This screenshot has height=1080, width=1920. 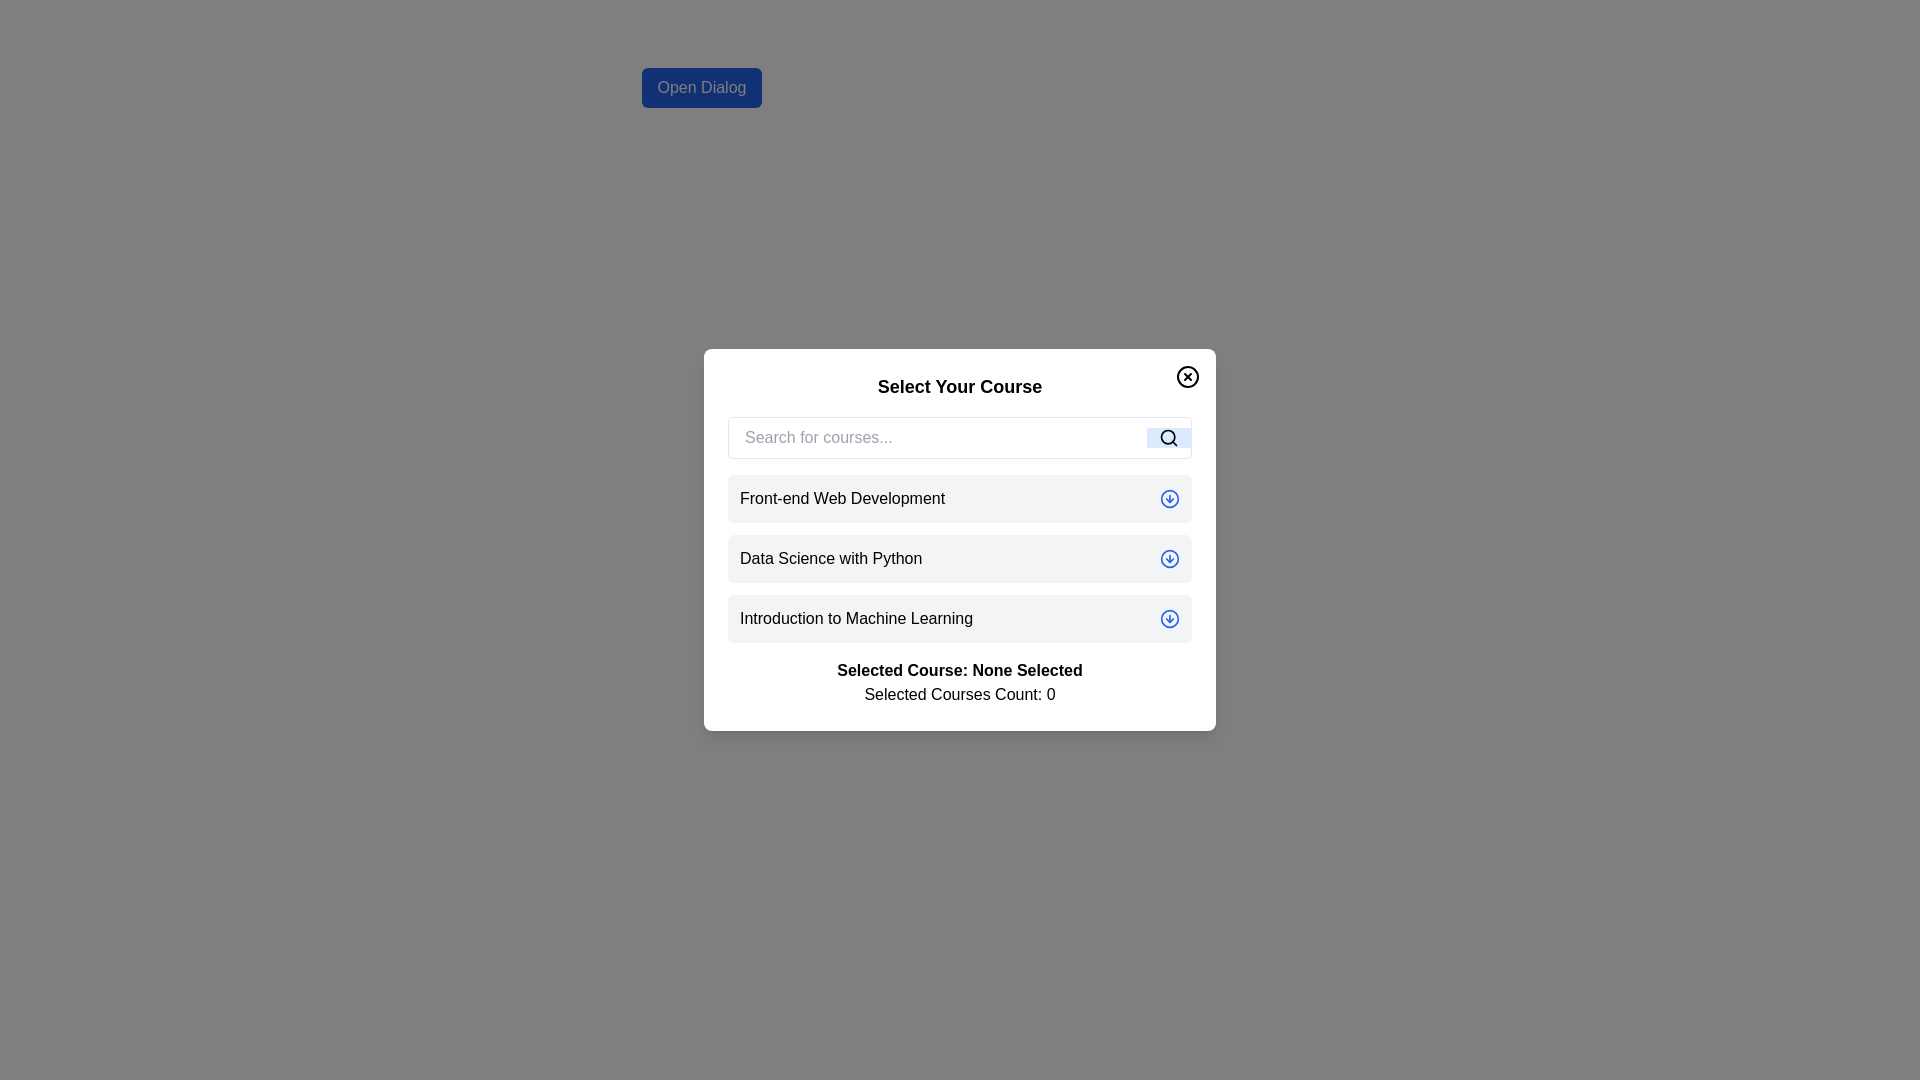 I want to click on the decorative circle element that visually contains the downward arrow, located to the far right of the 'Introduction to Machine Learning' option in the UI list, so click(x=1170, y=617).